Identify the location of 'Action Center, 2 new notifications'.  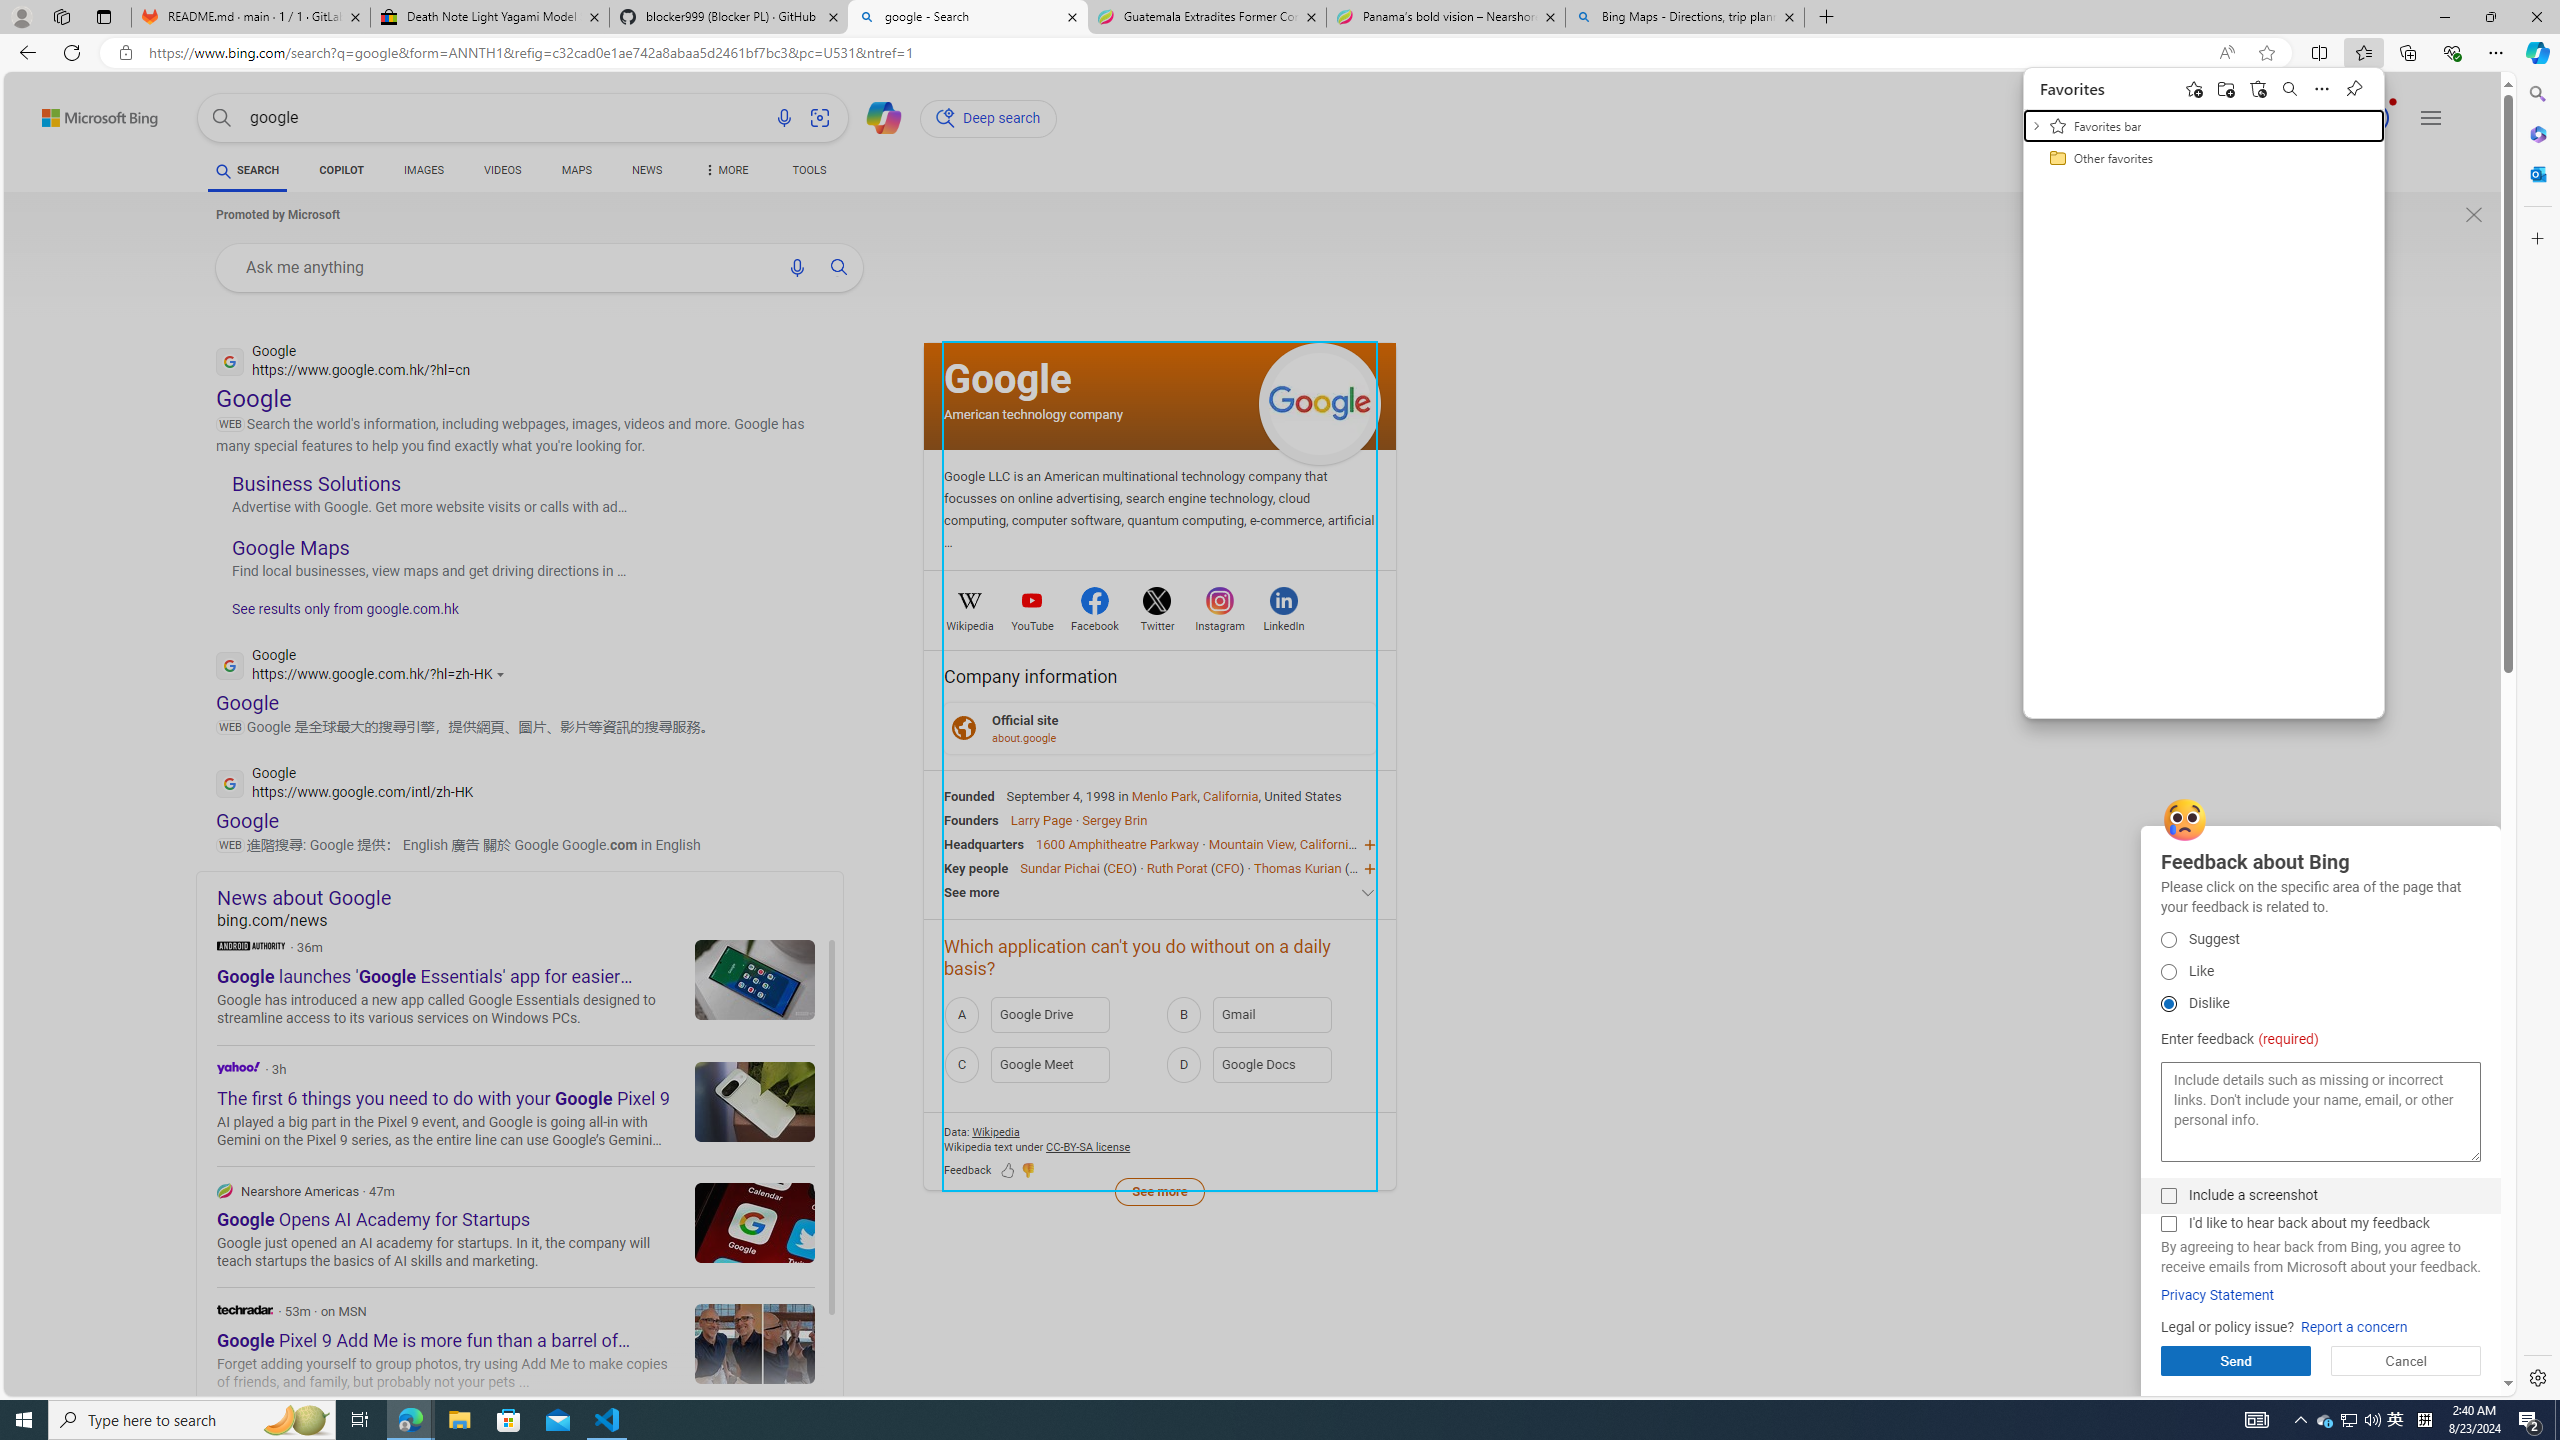
(2530, 1418).